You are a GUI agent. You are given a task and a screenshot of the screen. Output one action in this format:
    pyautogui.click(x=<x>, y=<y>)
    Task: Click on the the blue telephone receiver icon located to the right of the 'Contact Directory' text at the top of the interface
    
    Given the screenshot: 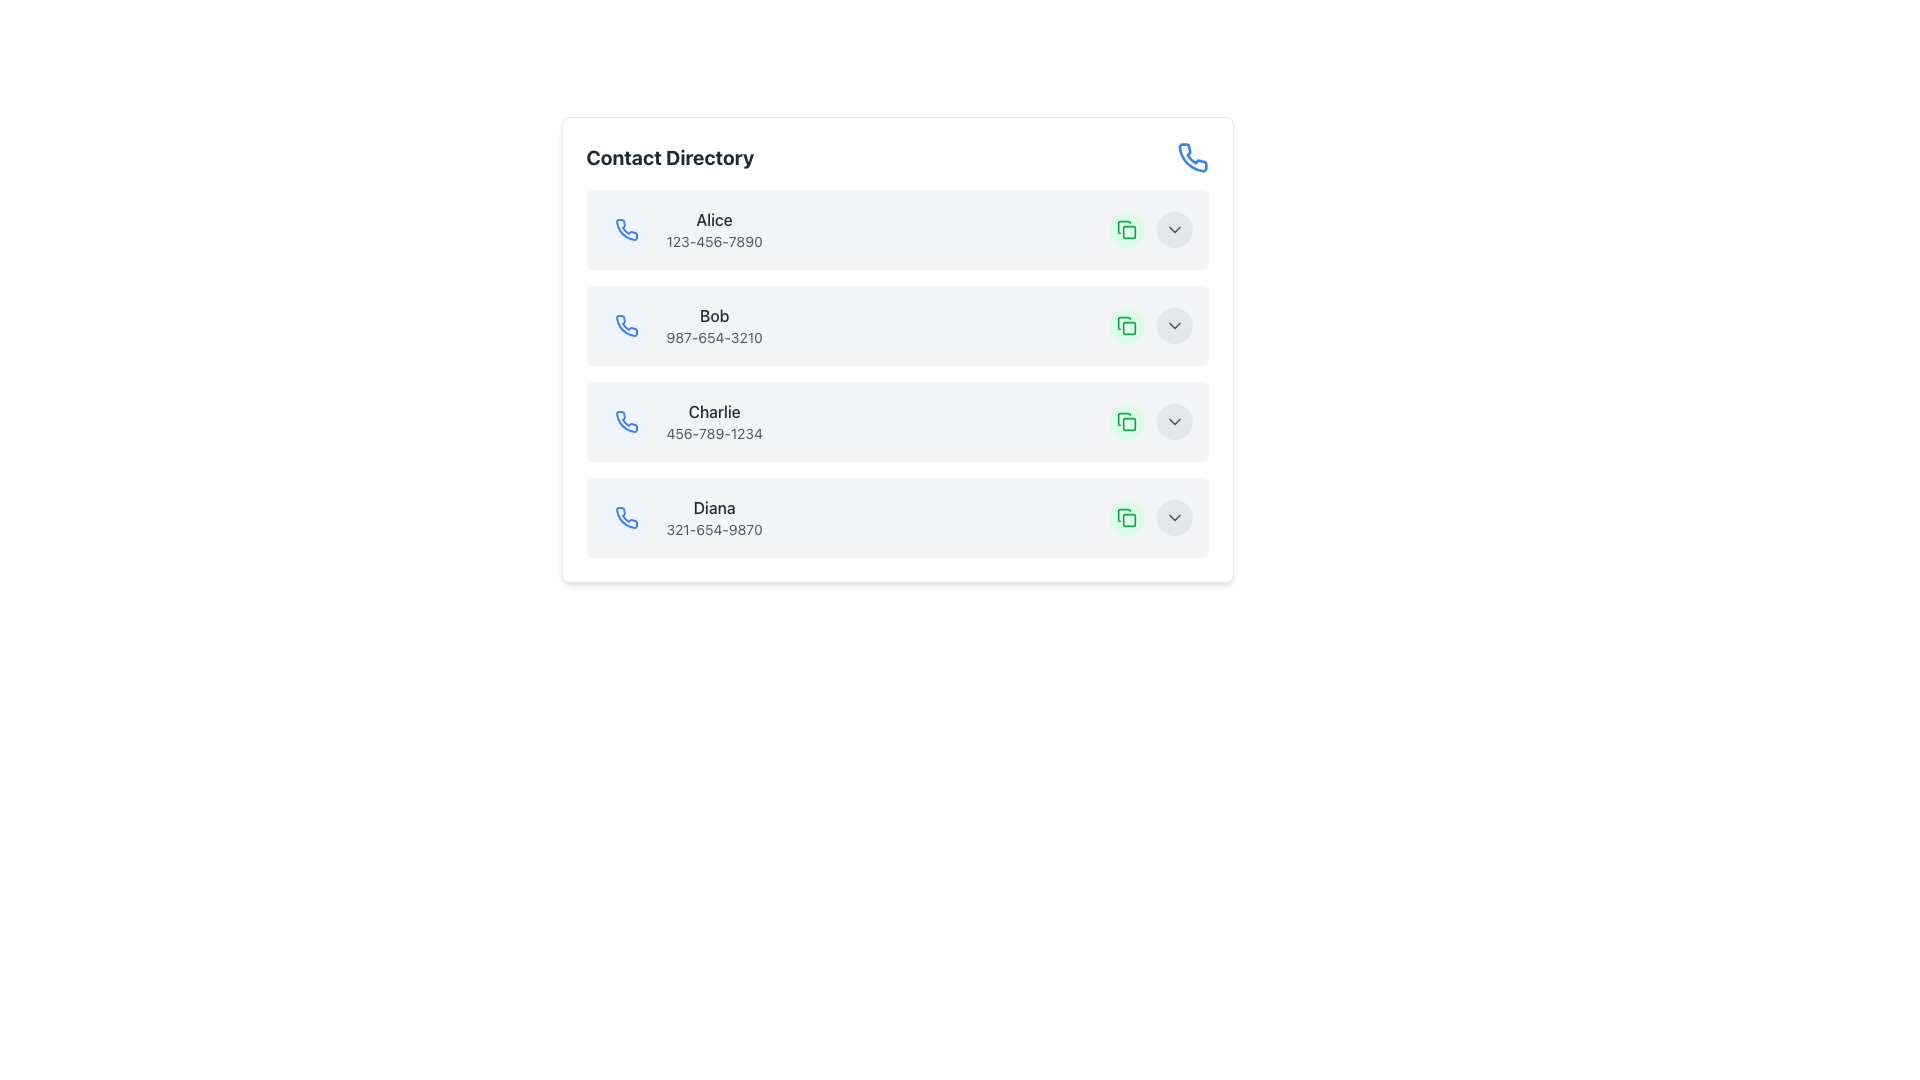 What is the action you would take?
    pyautogui.click(x=1192, y=157)
    